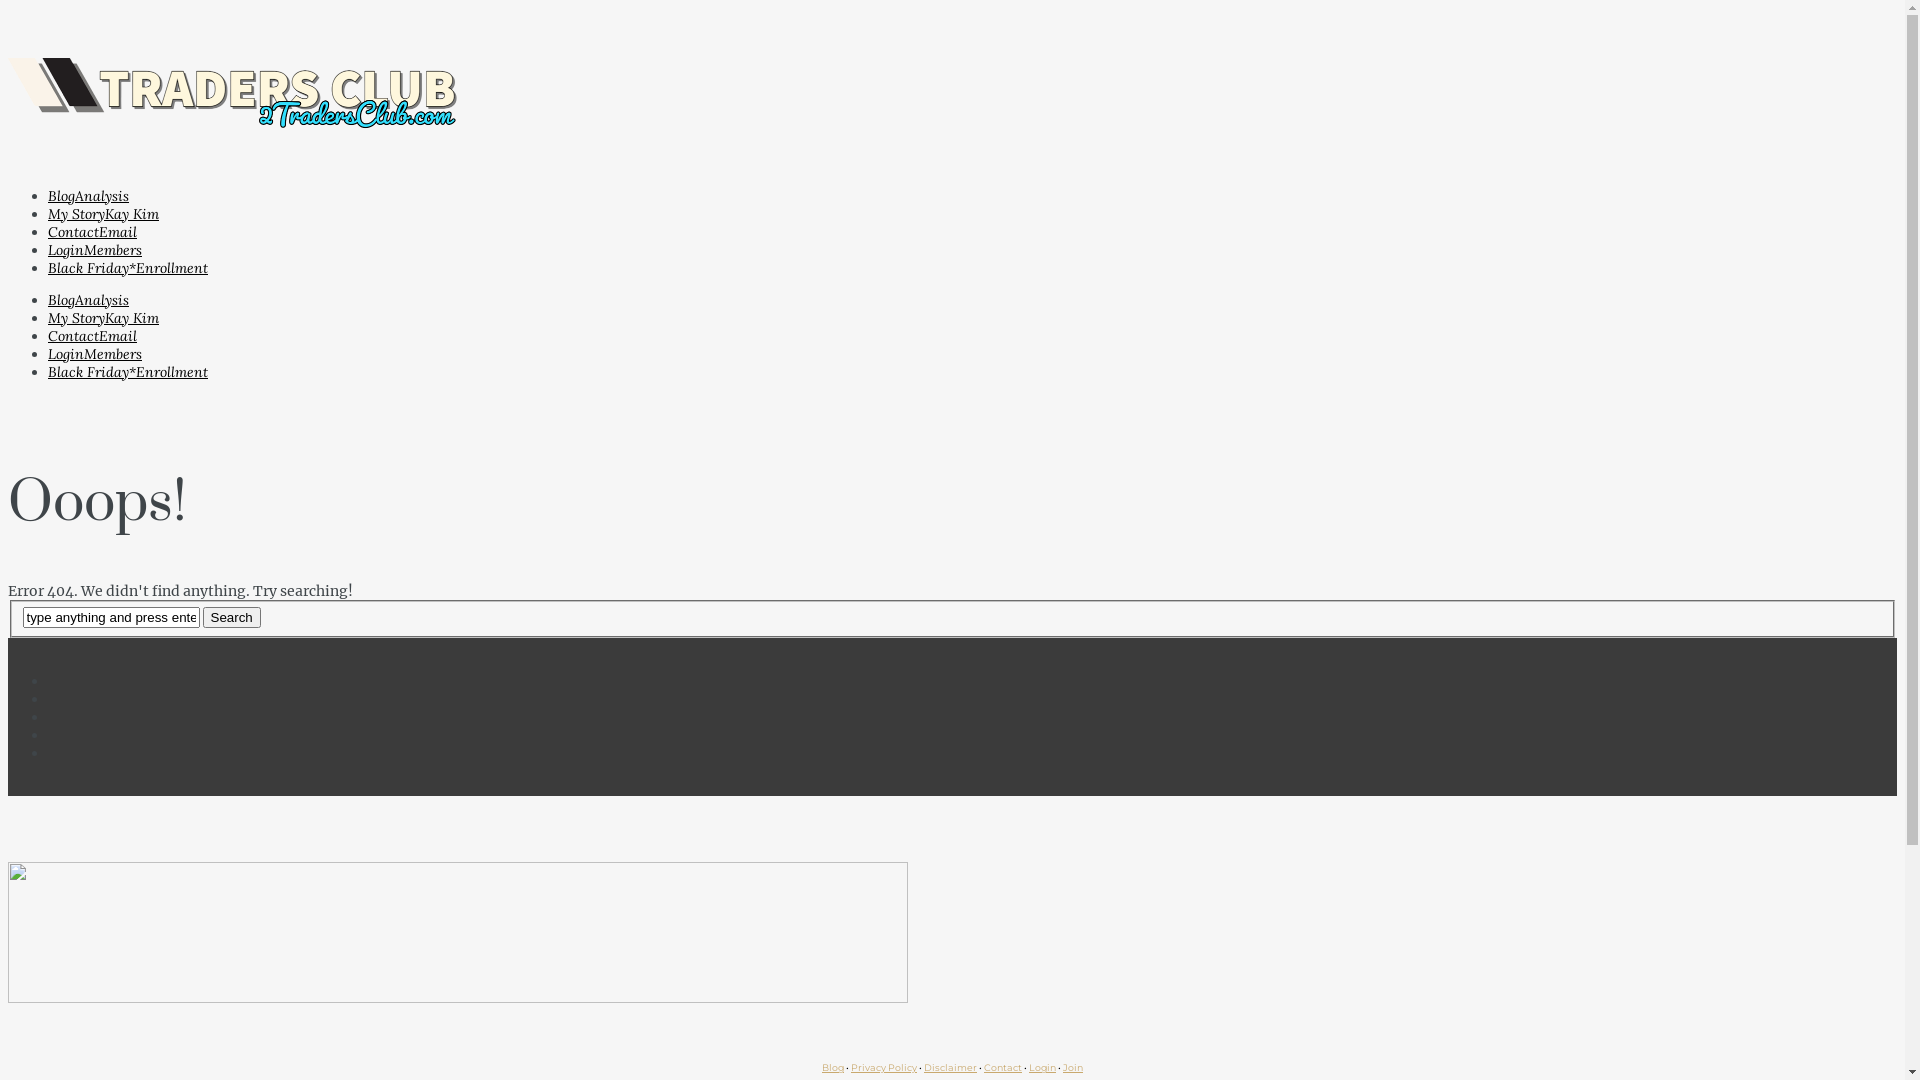 This screenshot has width=1920, height=1080. Describe the element at coordinates (127, 370) in the screenshot. I see `'Black Friday*Enrollment'` at that location.